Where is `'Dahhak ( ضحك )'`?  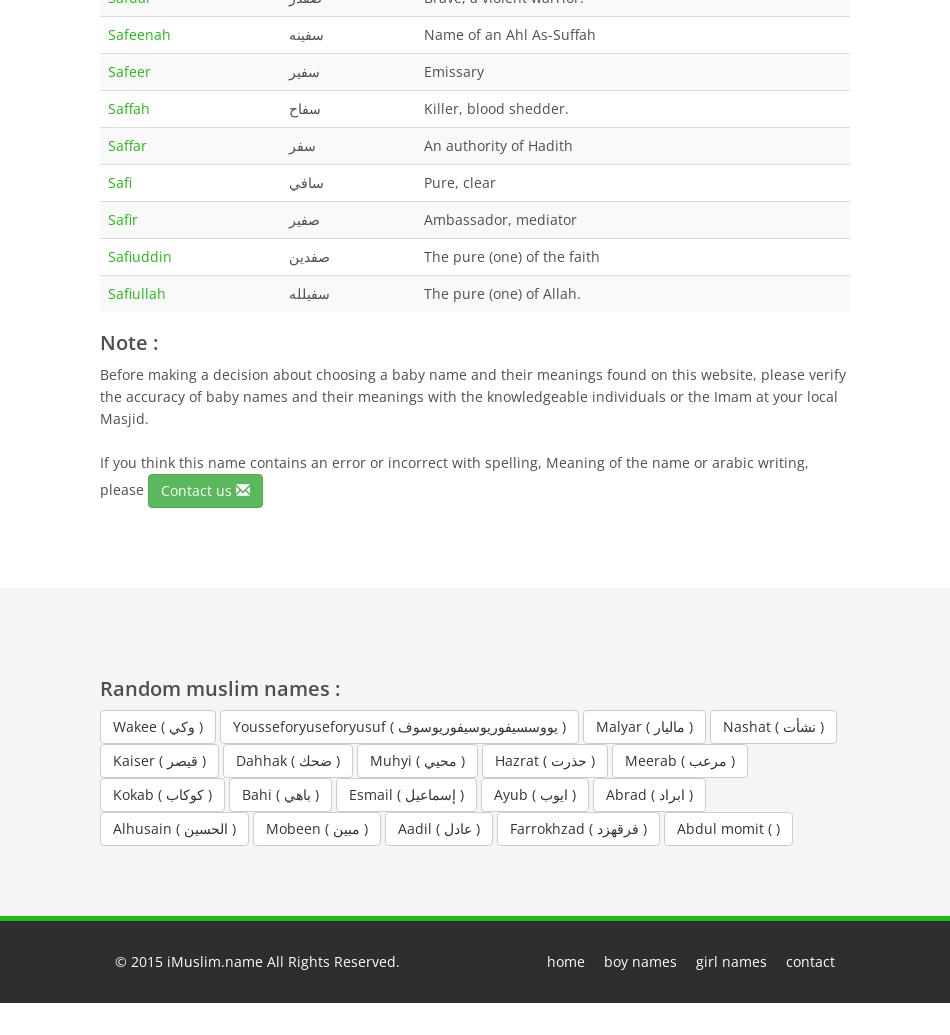
'Dahhak ( ضحك )' is located at coordinates (287, 758).